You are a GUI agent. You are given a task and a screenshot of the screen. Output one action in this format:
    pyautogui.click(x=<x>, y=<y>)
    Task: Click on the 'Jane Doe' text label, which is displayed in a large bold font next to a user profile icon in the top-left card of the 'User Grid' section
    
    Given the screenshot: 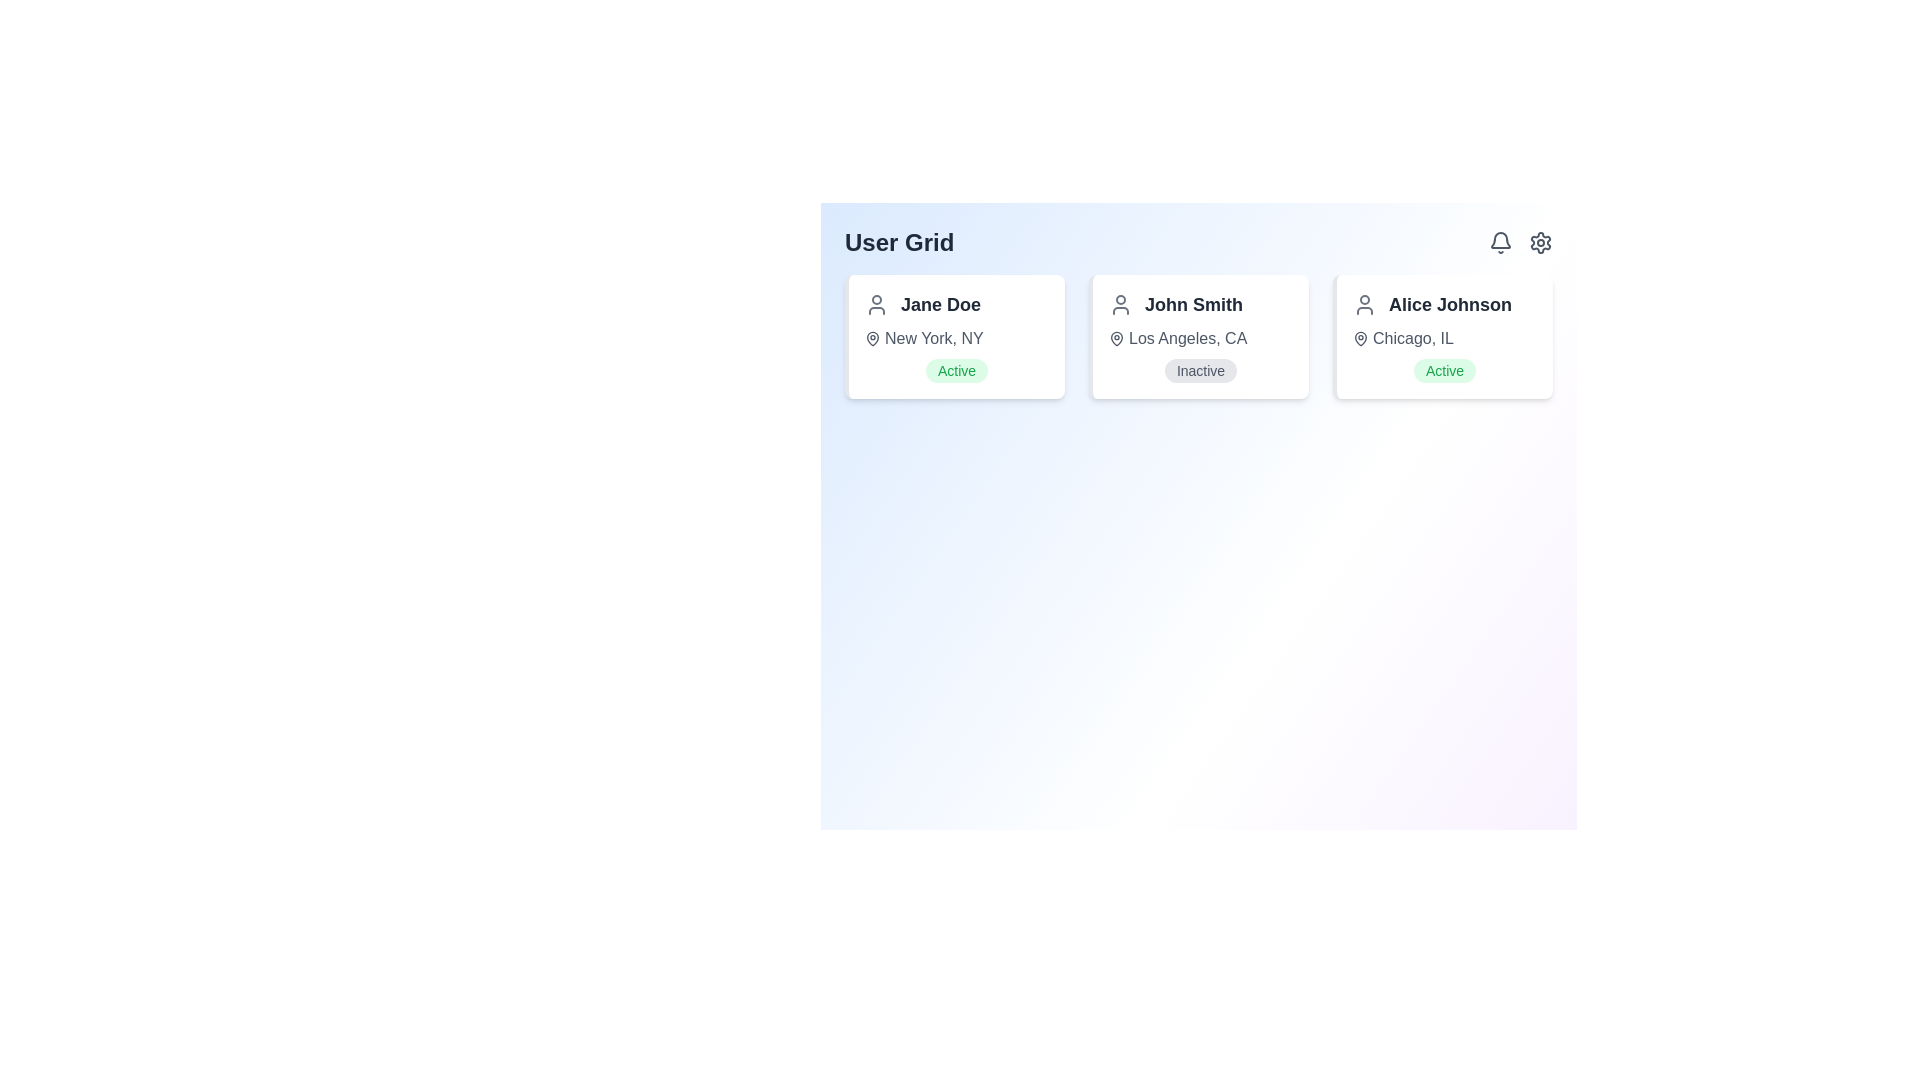 What is the action you would take?
    pyautogui.click(x=955, y=304)
    